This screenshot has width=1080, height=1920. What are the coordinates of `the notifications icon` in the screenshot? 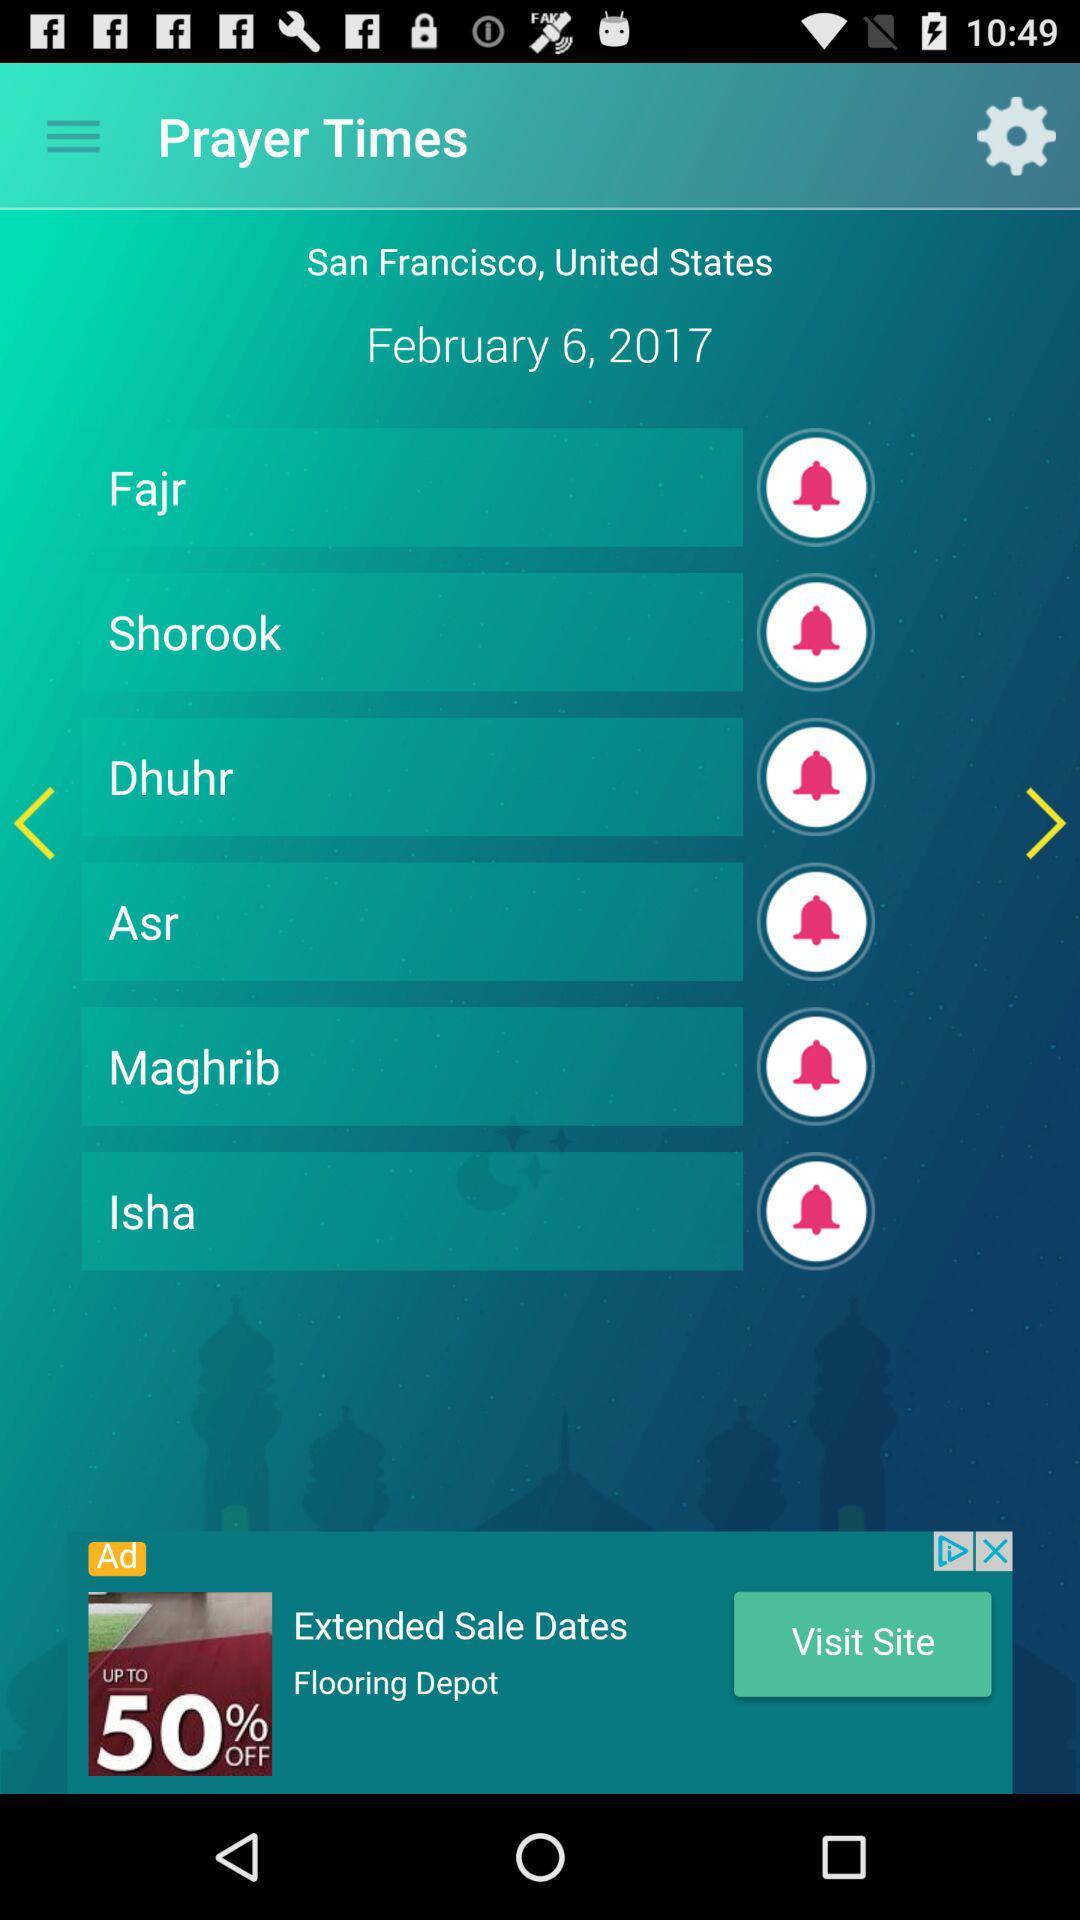 It's located at (816, 1296).